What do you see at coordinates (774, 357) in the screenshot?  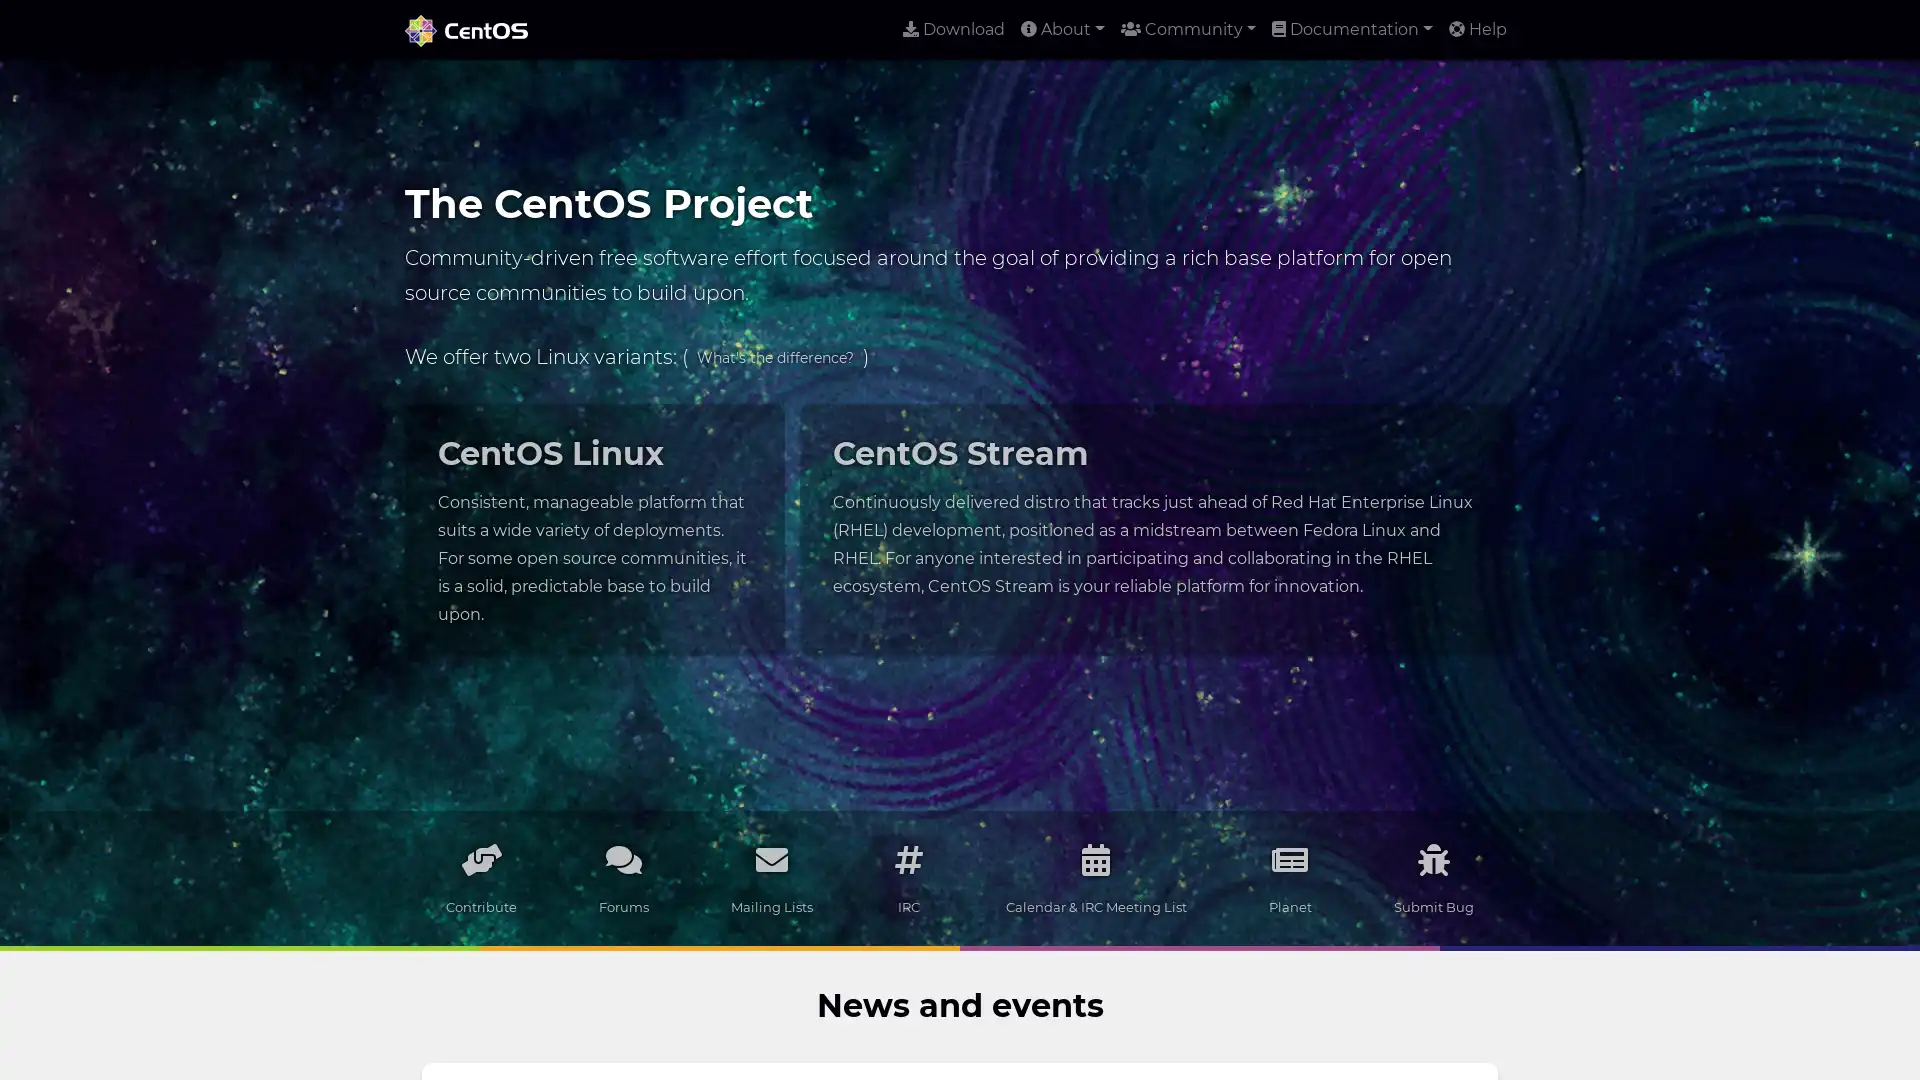 I see `What's the difference?` at bounding box center [774, 357].